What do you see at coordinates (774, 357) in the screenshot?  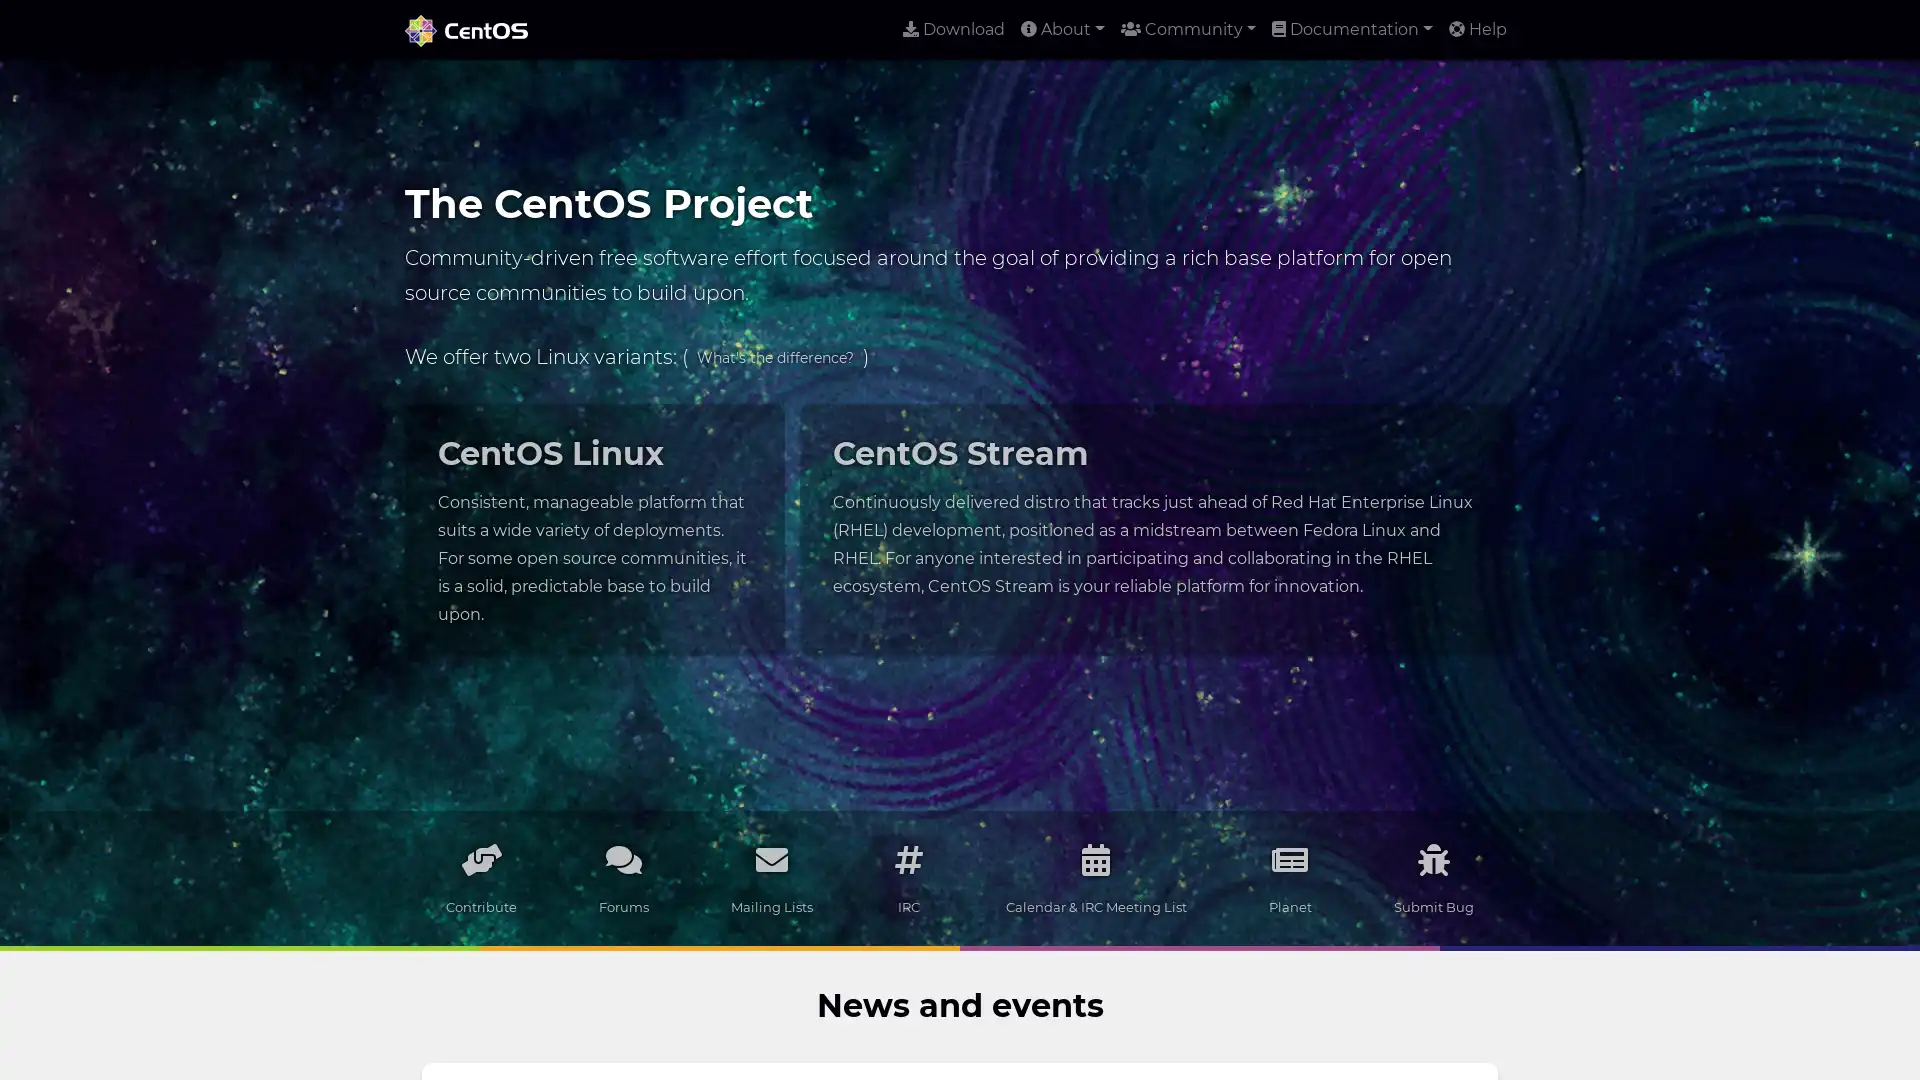 I see `What's the difference?` at bounding box center [774, 357].